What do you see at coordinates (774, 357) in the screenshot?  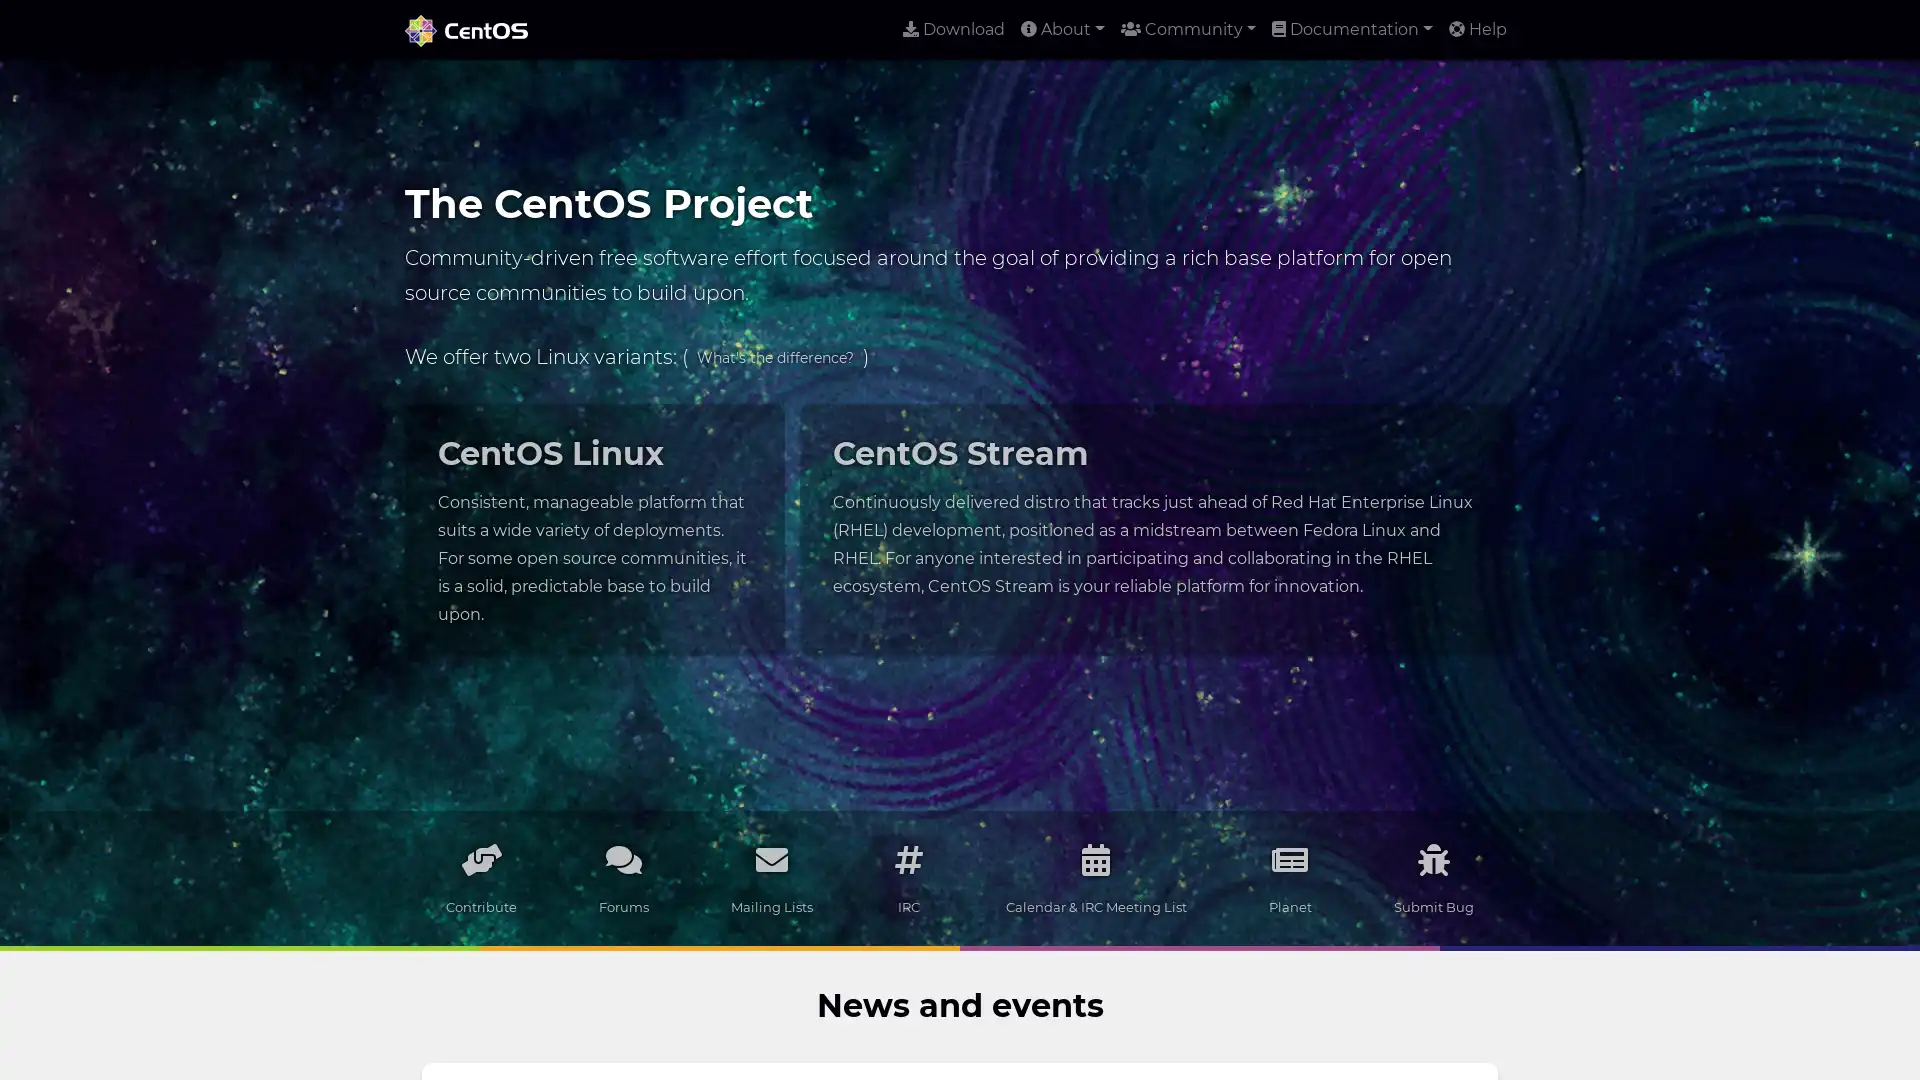 I see `What's the difference?` at bounding box center [774, 357].